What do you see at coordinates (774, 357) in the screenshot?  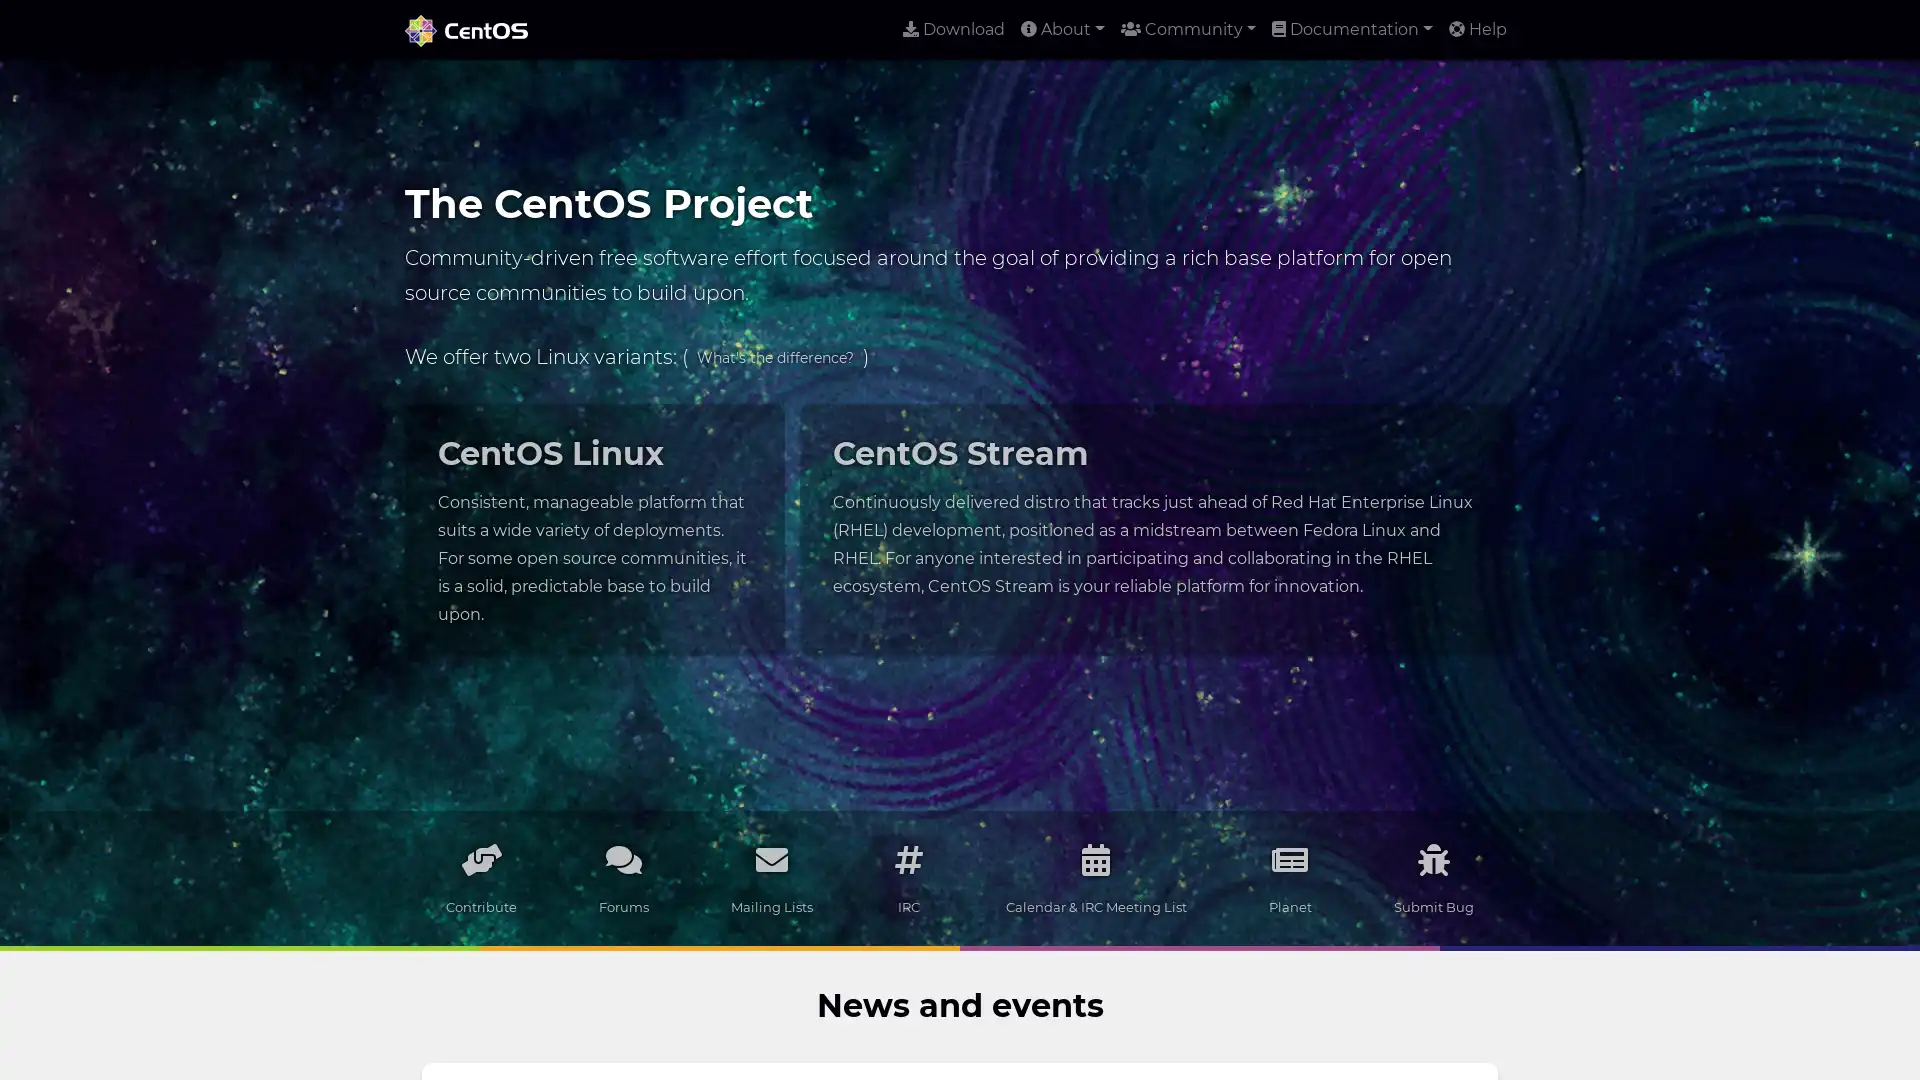 I see `What's the difference?` at bounding box center [774, 357].